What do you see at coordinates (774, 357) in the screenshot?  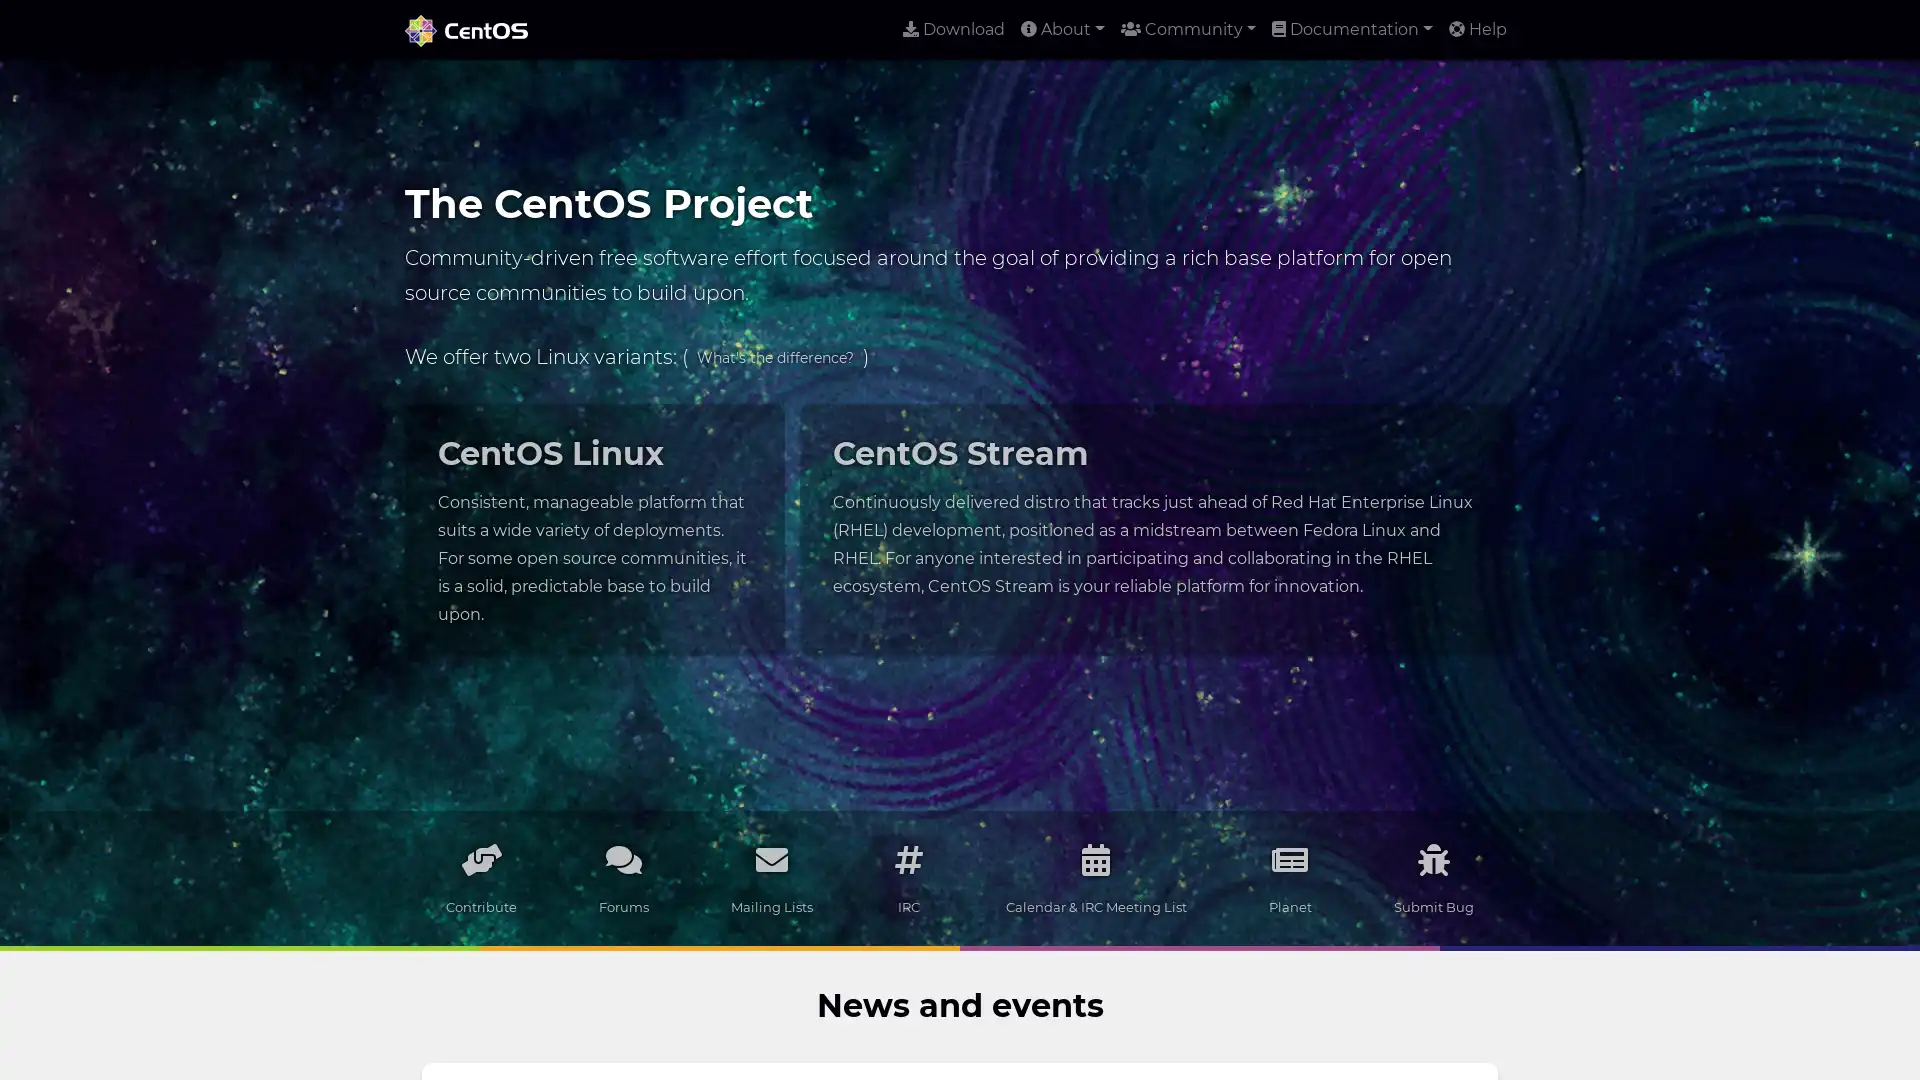 I see `What's the difference?` at bounding box center [774, 357].